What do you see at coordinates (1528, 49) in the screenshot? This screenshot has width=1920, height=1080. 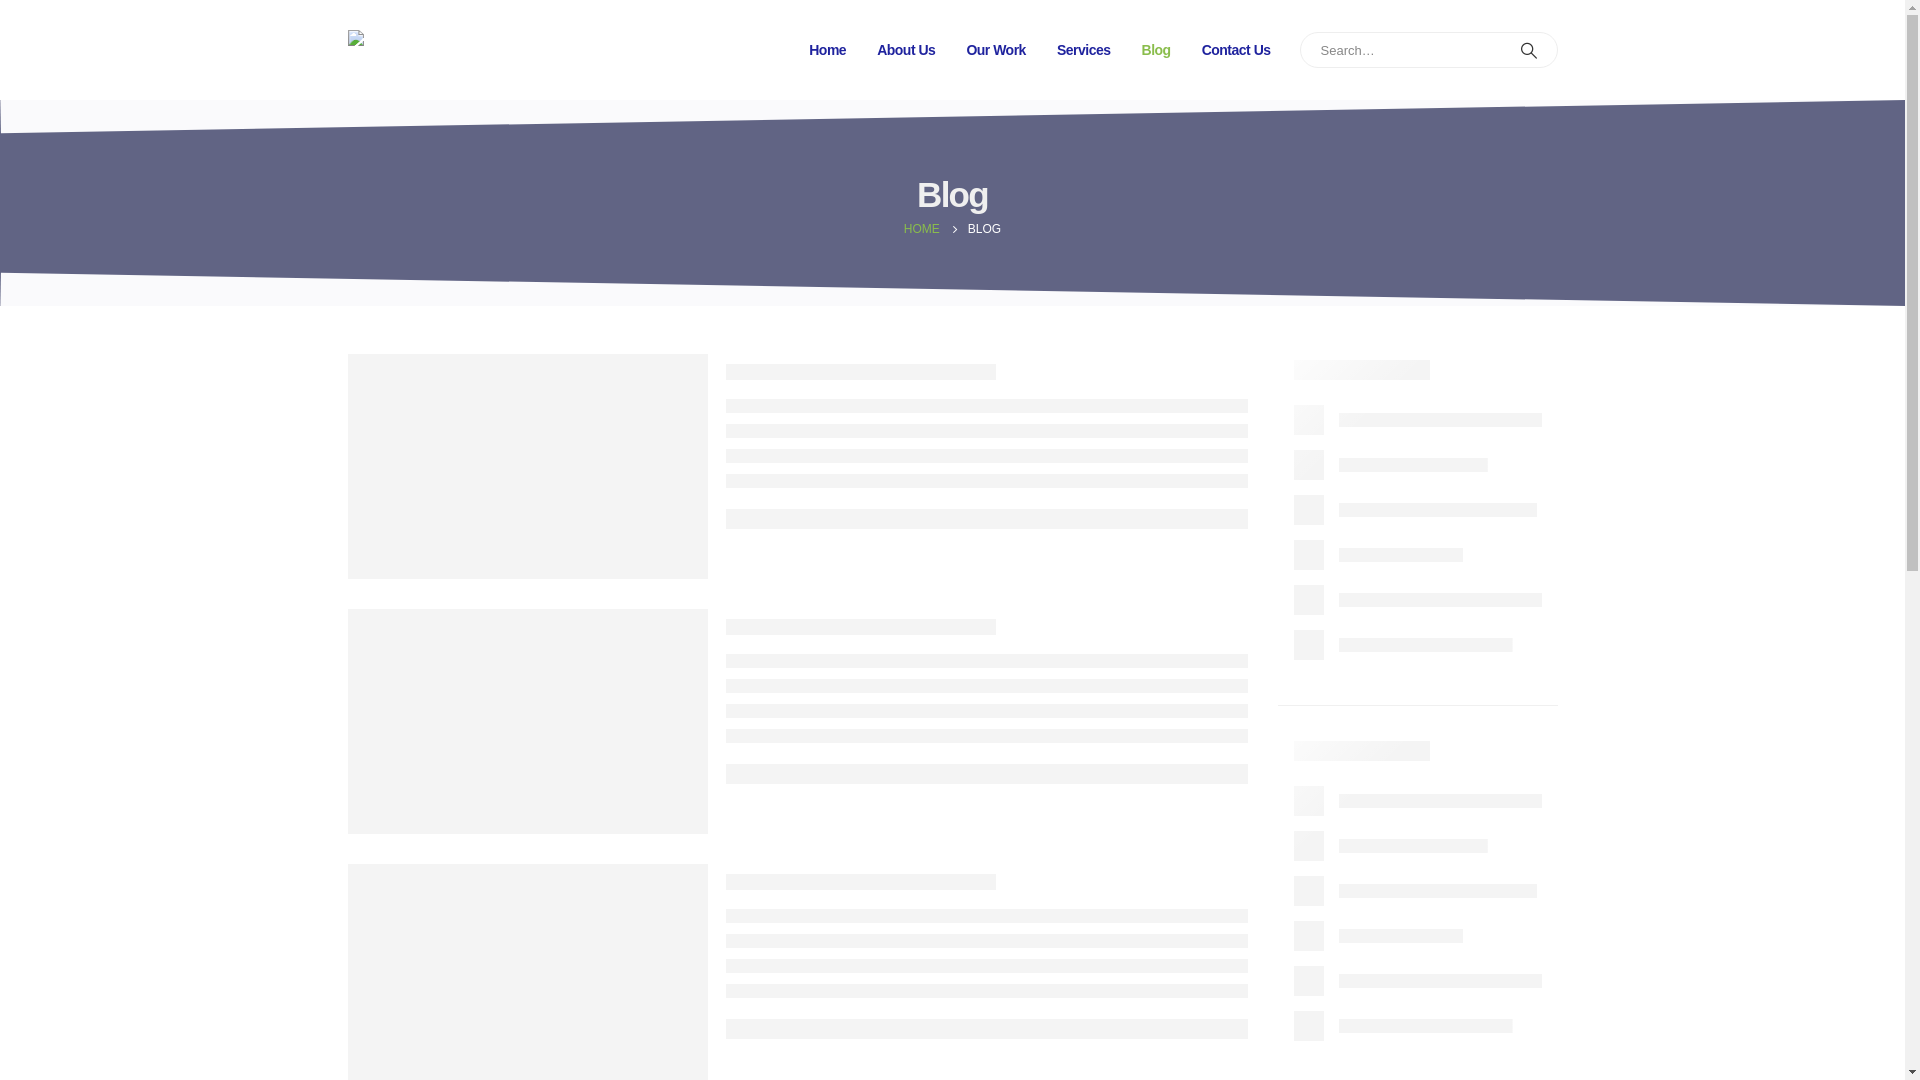 I see `'Search'` at bounding box center [1528, 49].